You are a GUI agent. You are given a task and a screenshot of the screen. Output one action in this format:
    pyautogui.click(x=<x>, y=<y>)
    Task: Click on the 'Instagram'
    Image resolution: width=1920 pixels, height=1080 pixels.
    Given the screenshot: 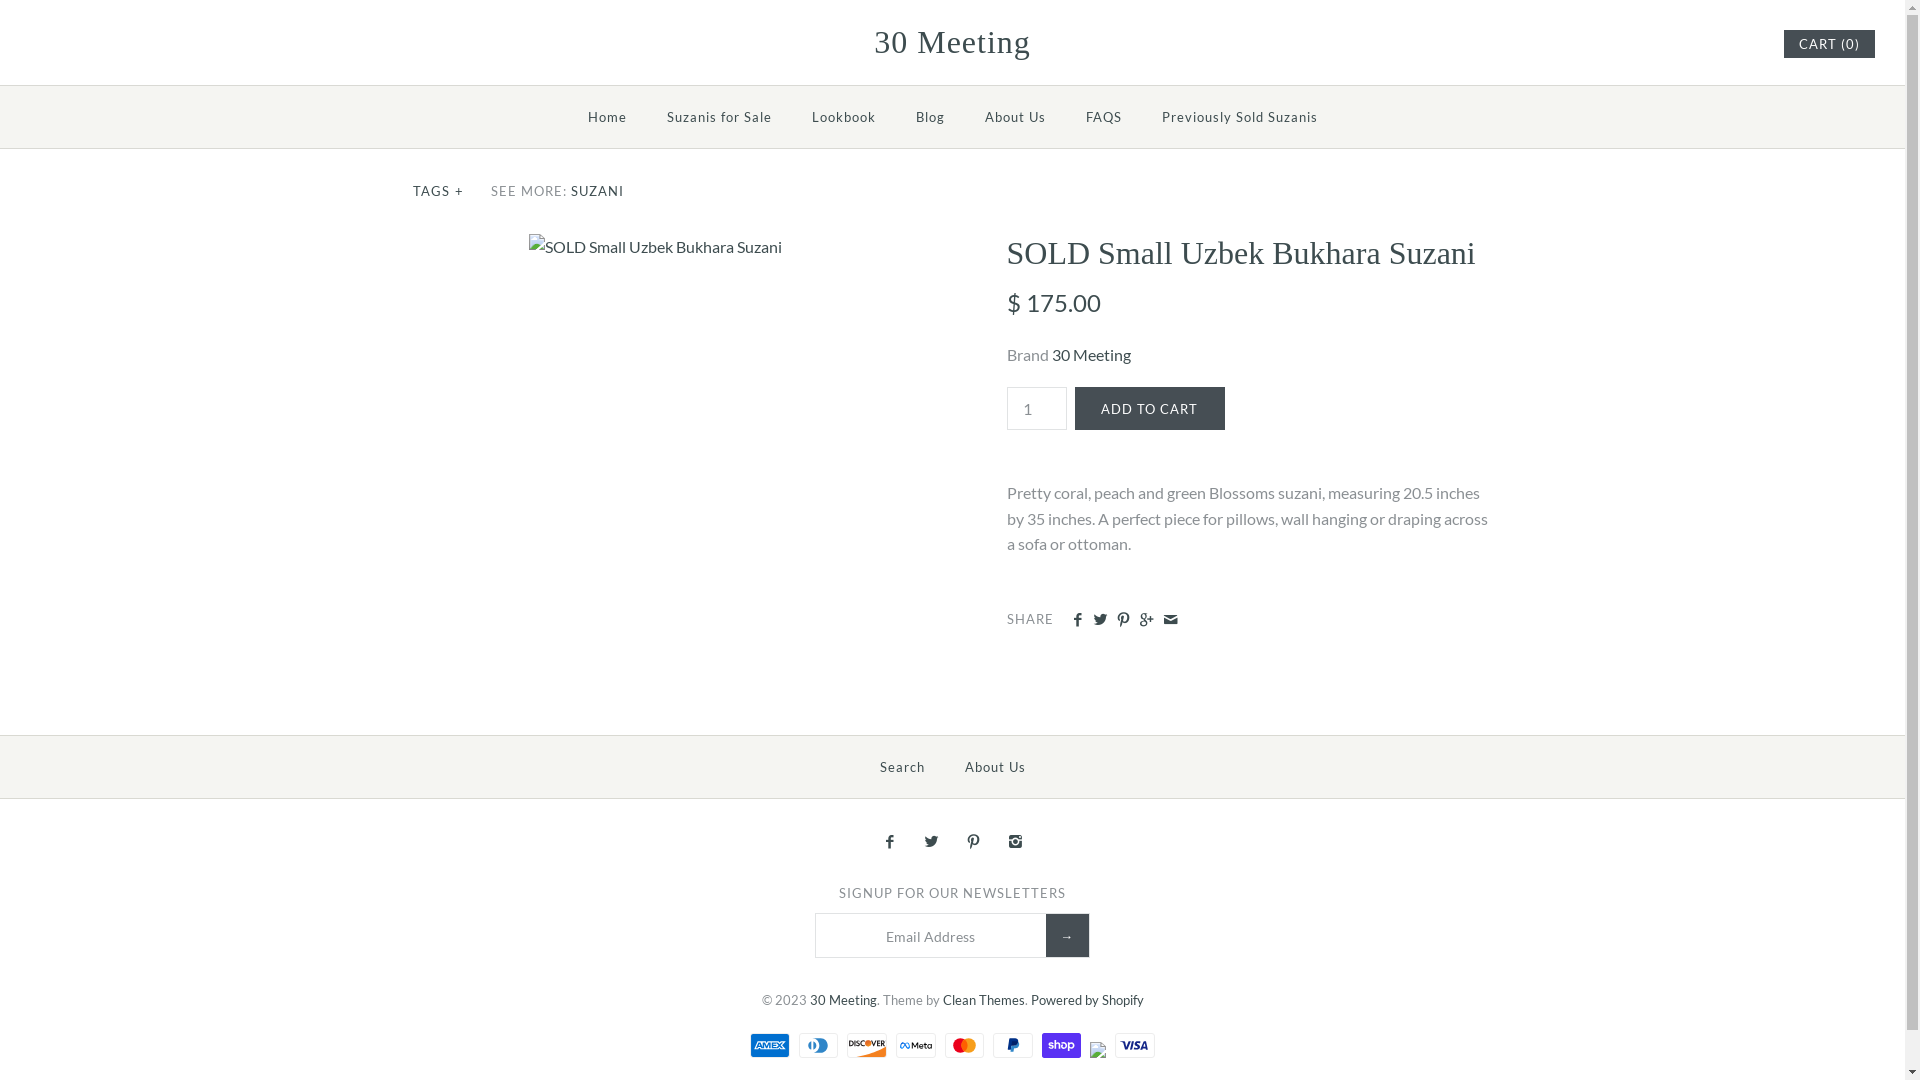 What is the action you would take?
    pyautogui.click(x=1015, y=843)
    